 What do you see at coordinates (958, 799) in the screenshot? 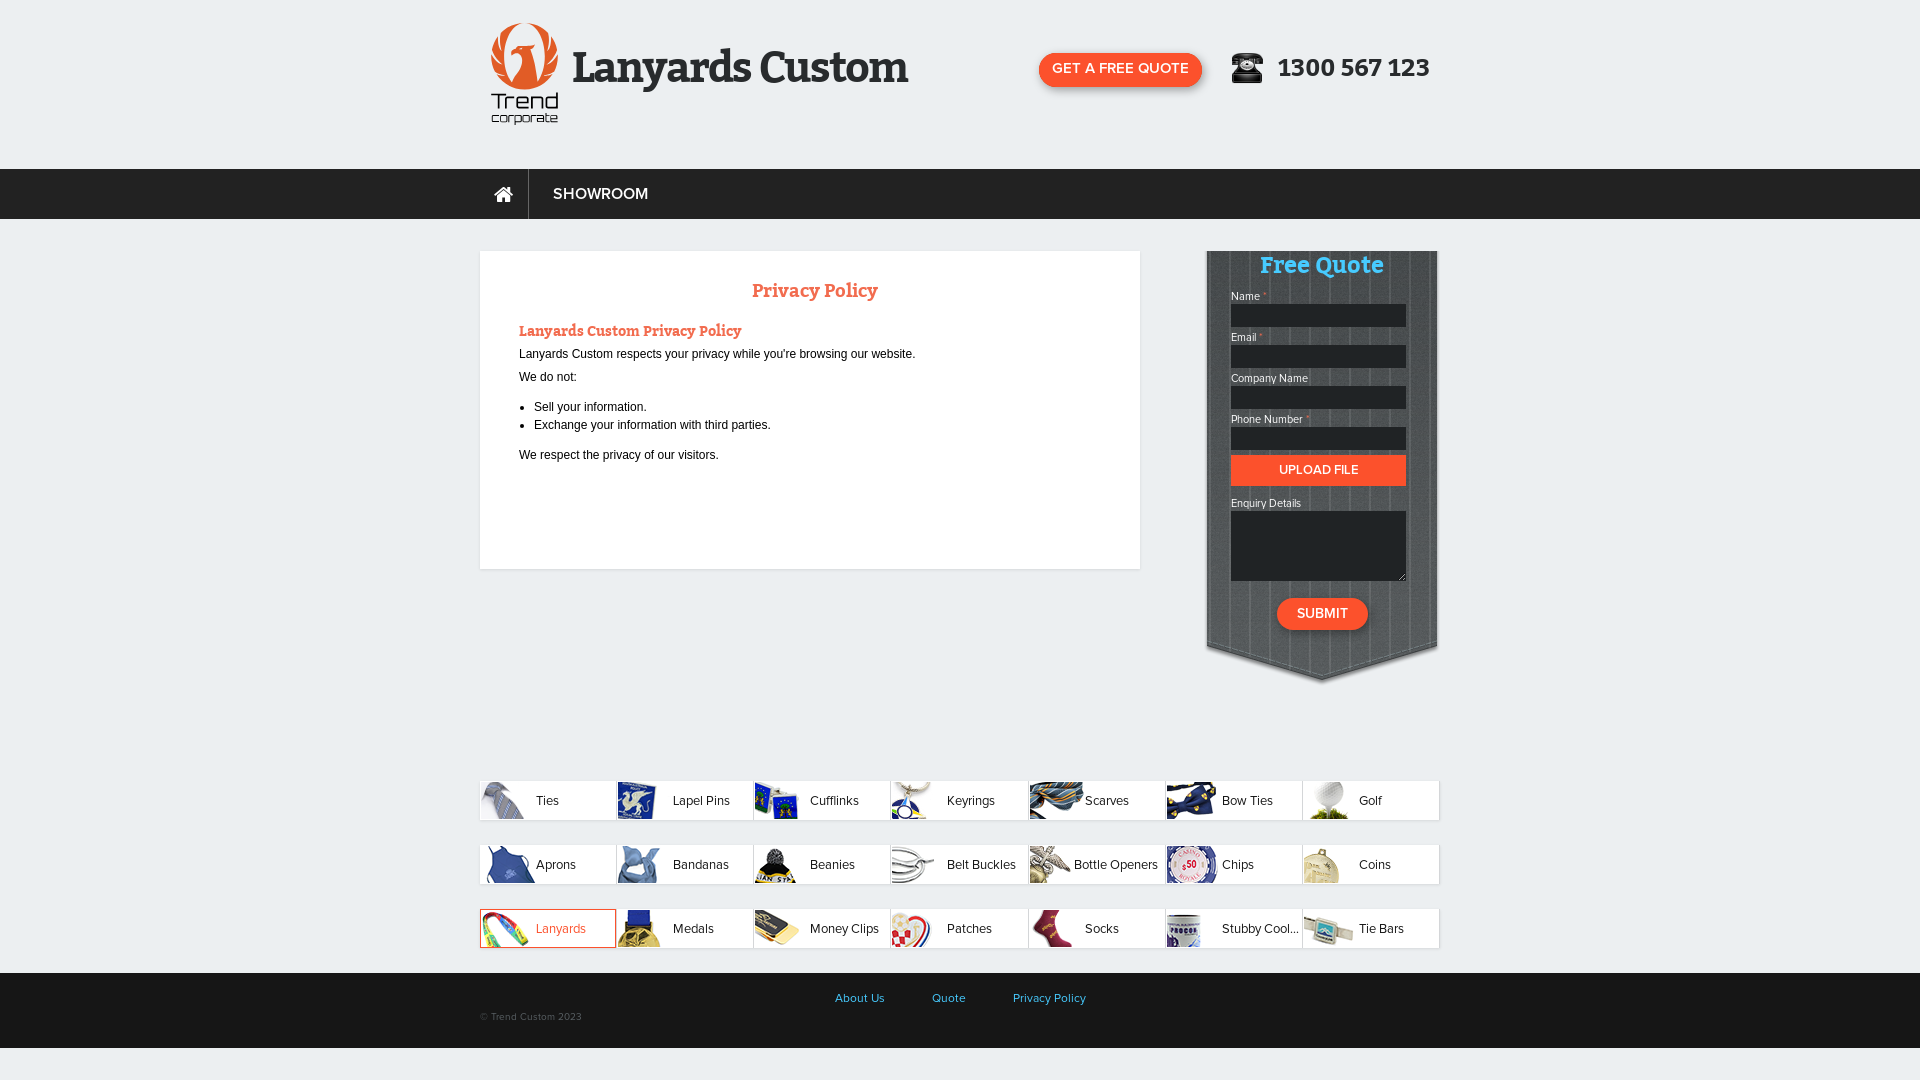
I see `'Keyrings'` at bounding box center [958, 799].